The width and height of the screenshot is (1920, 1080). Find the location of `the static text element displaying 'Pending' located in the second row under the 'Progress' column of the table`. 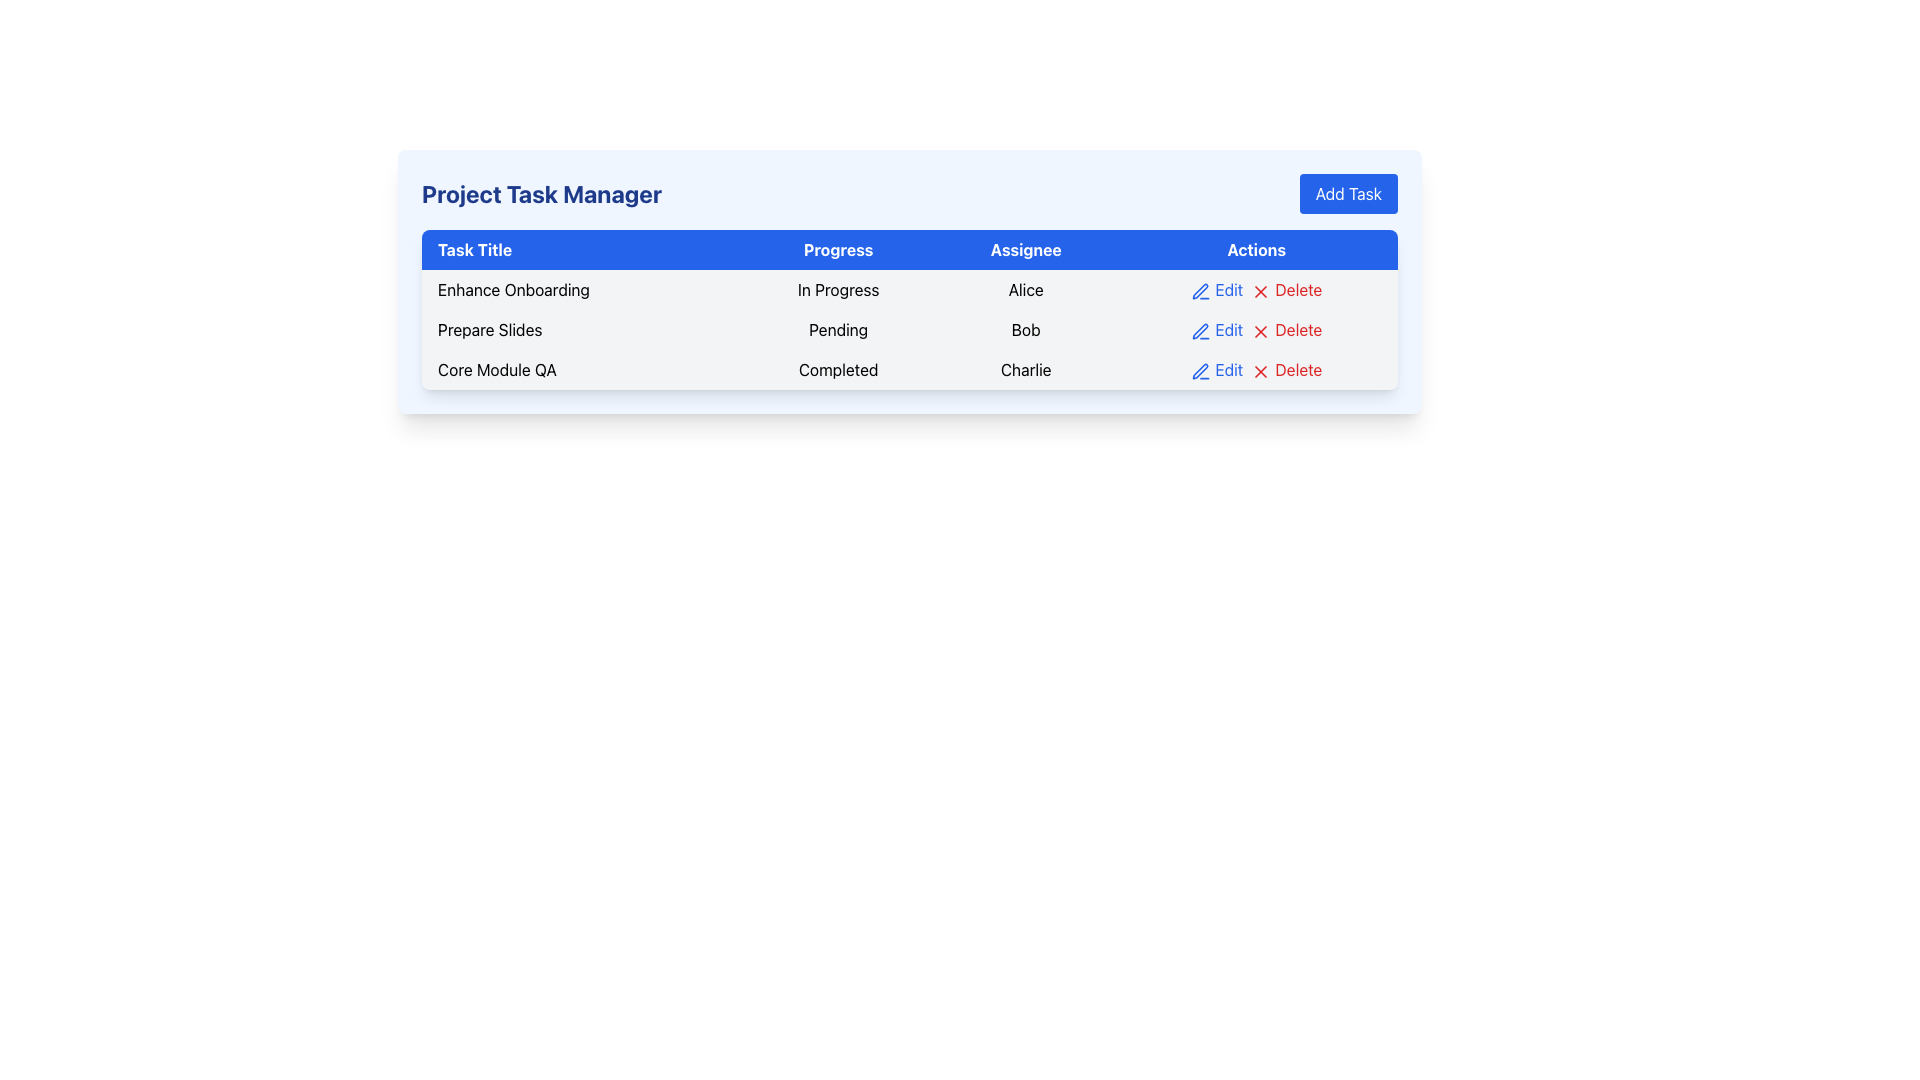

the static text element displaying 'Pending' located in the second row under the 'Progress' column of the table is located at coordinates (838, 329).